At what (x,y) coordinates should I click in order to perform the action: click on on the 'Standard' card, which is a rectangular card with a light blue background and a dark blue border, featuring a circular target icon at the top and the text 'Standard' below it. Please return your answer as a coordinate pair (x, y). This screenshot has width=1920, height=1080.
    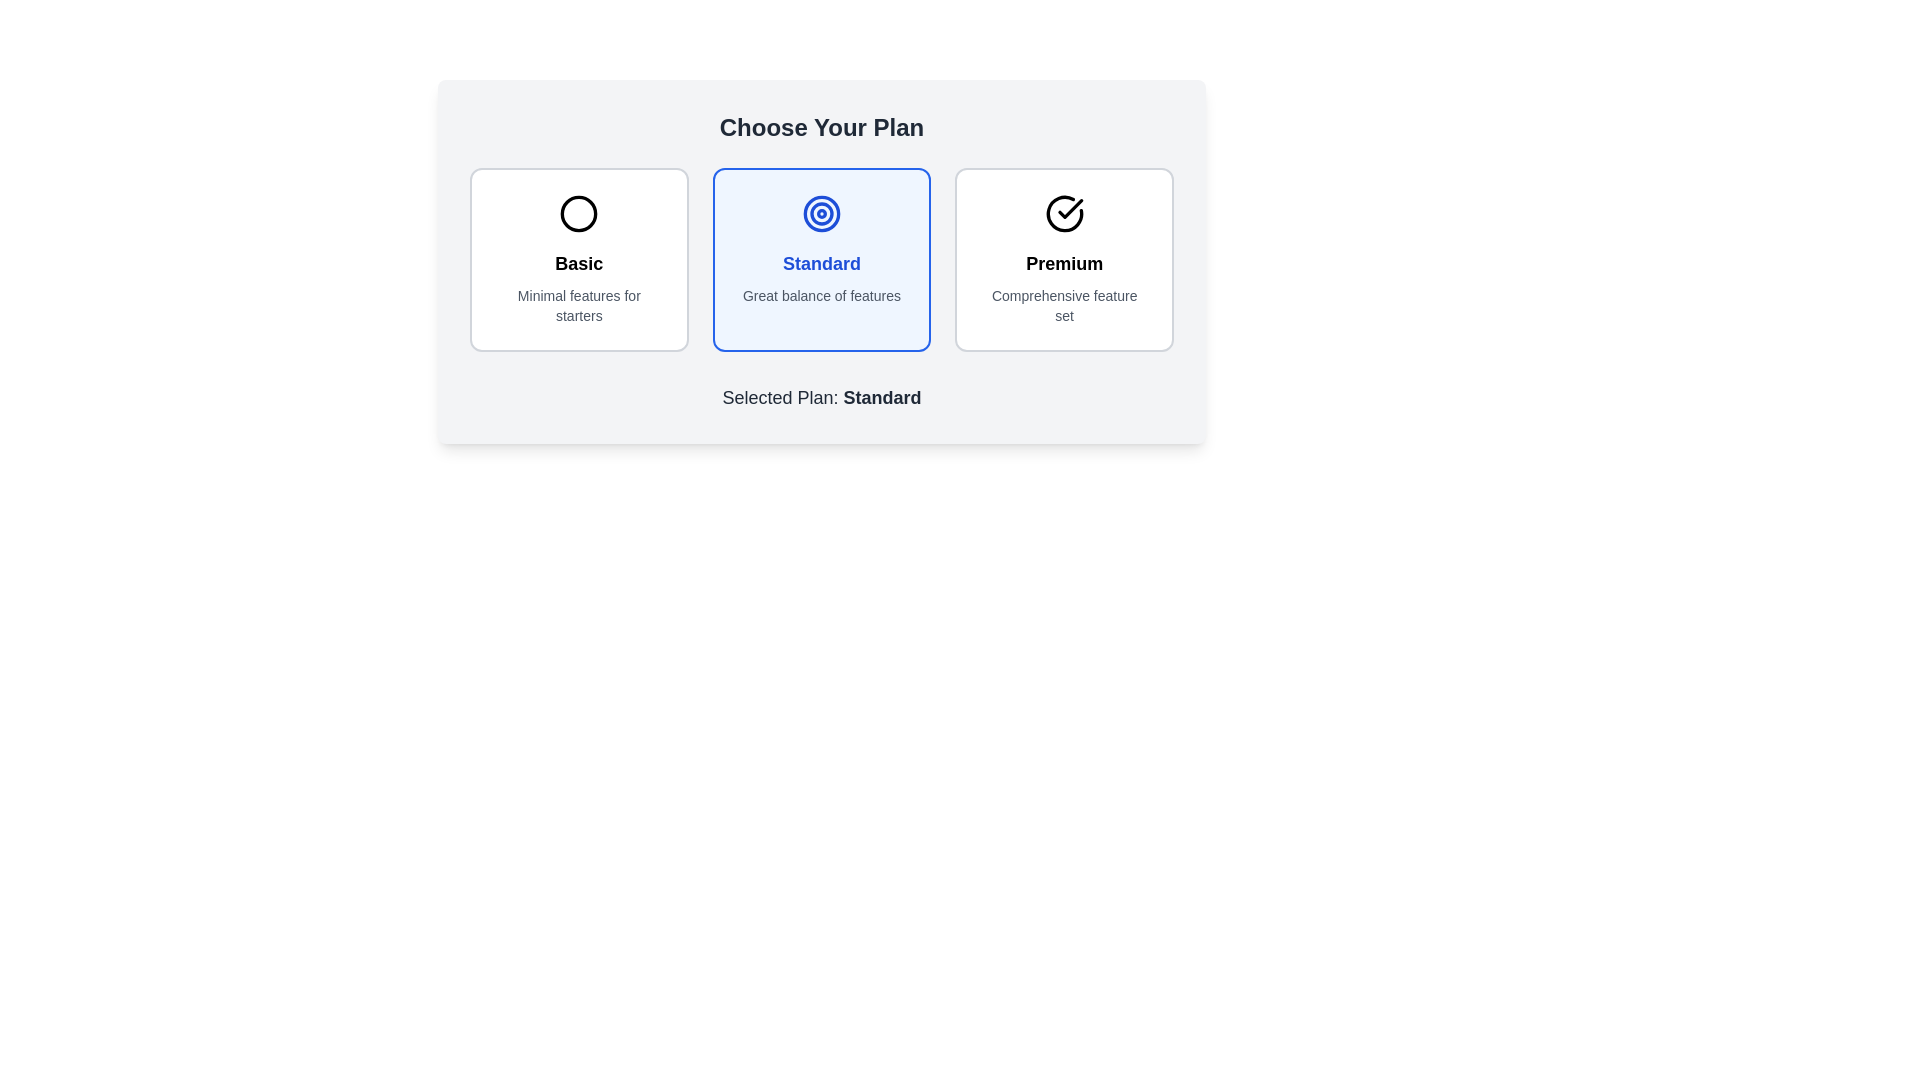
    Looking at the image, I should click on (821, 258).